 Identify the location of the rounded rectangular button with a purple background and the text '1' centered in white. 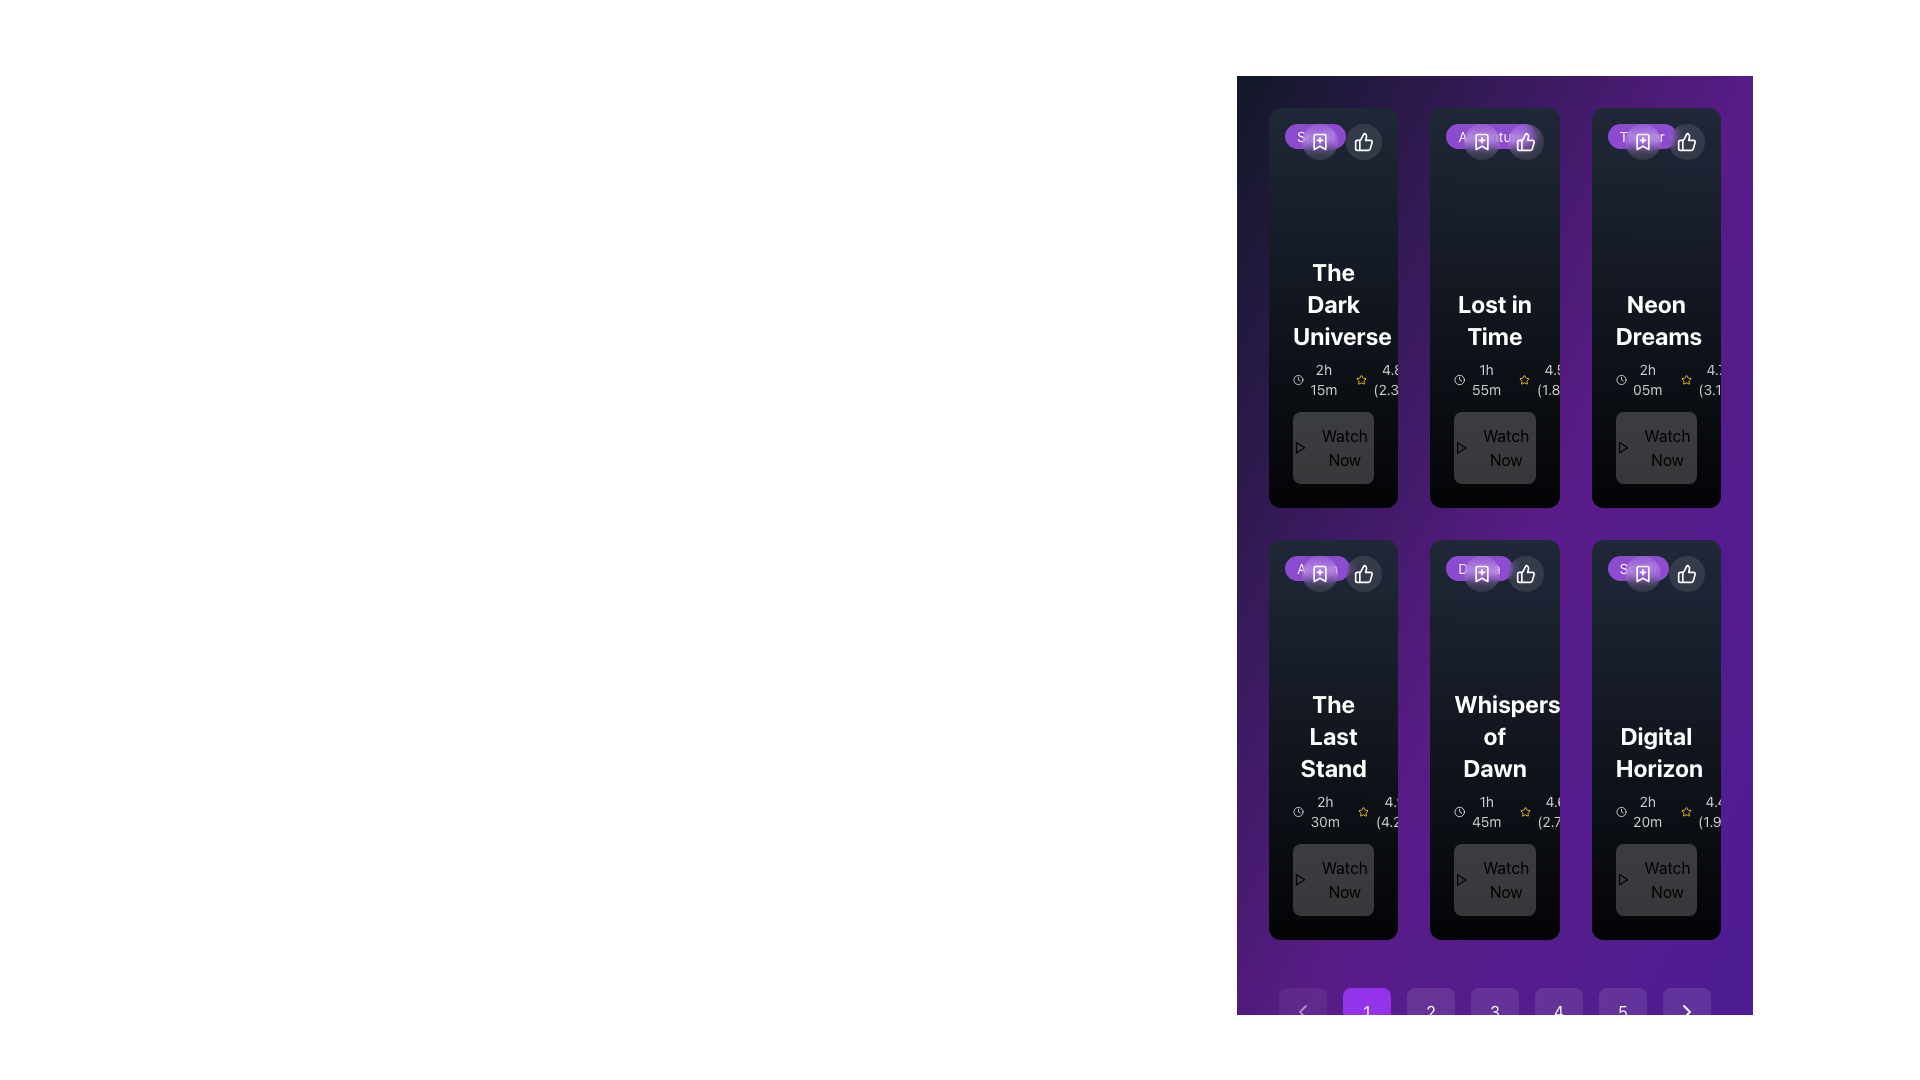
(1366, 1011).